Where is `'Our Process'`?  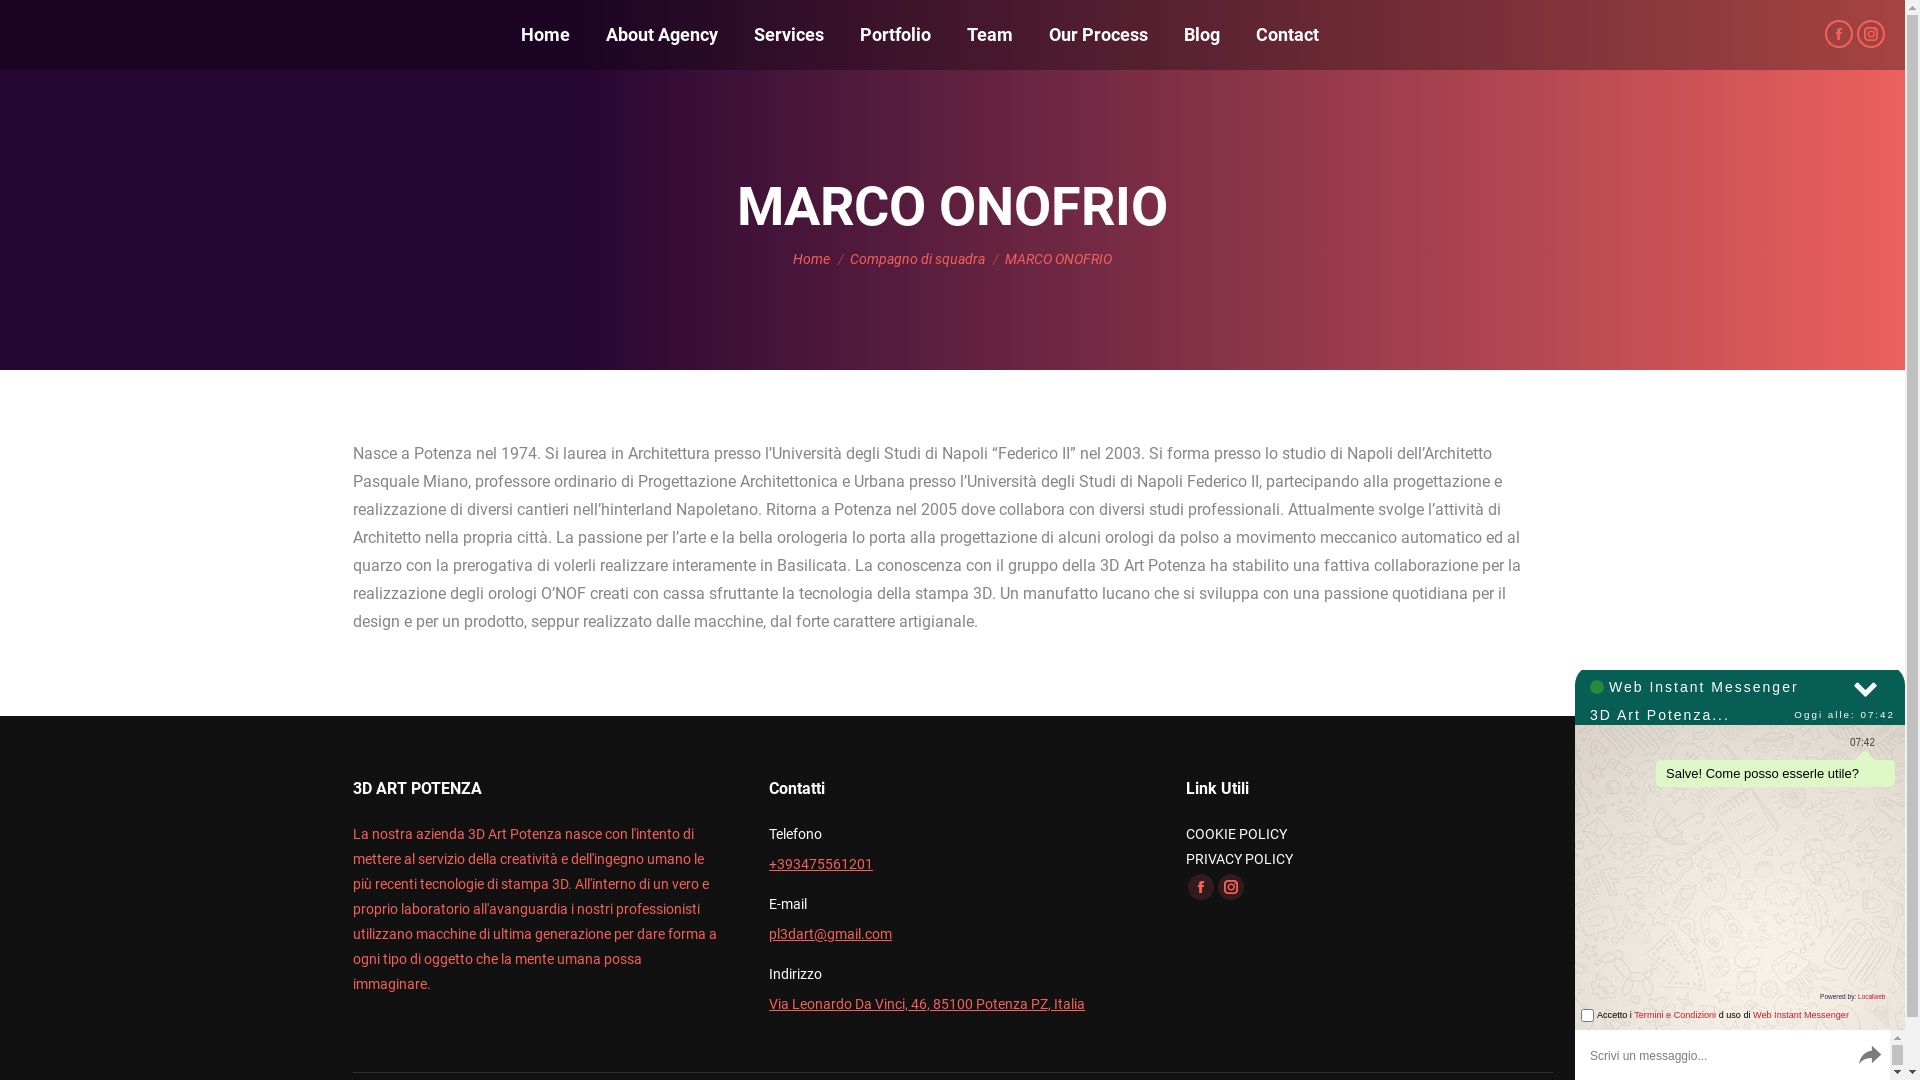 'Our Process' is located at coordinates (1097, 34).